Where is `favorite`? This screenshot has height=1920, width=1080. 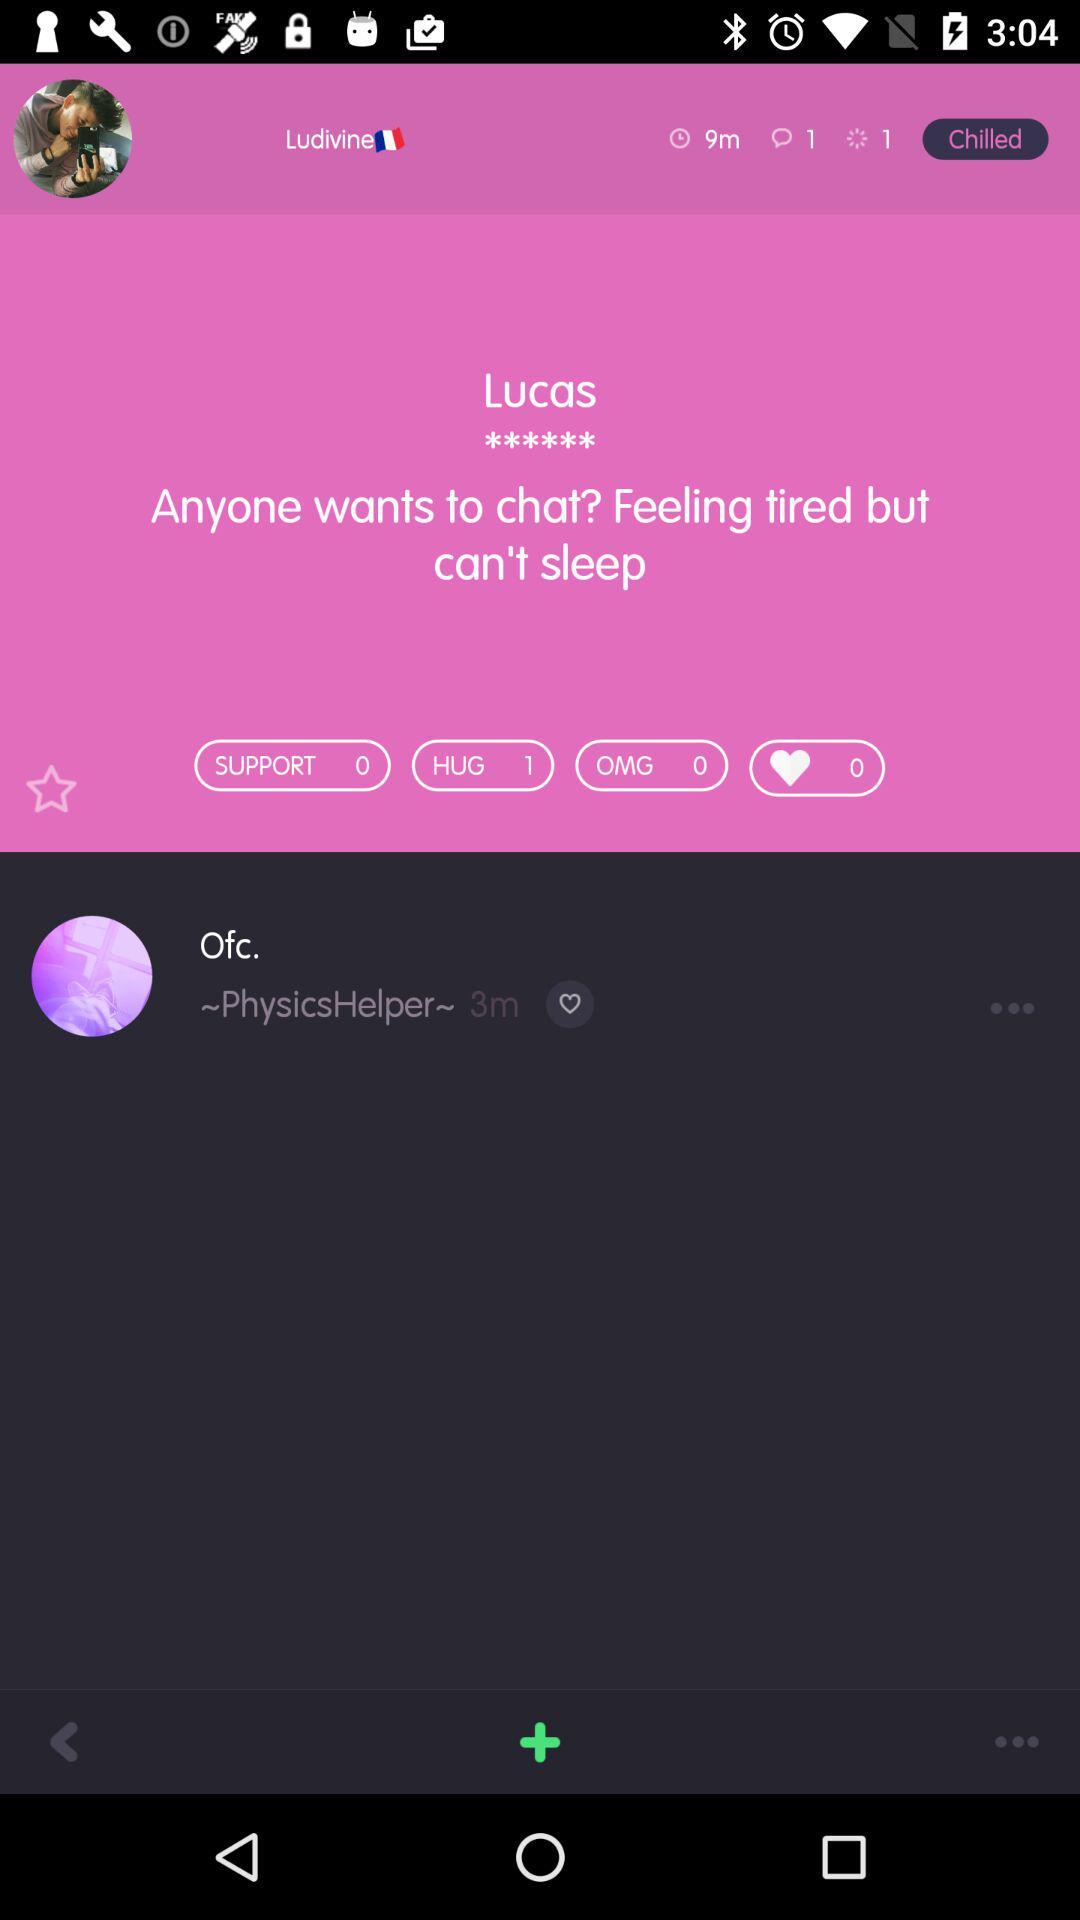 favorite is located at coordinates (50, 787).